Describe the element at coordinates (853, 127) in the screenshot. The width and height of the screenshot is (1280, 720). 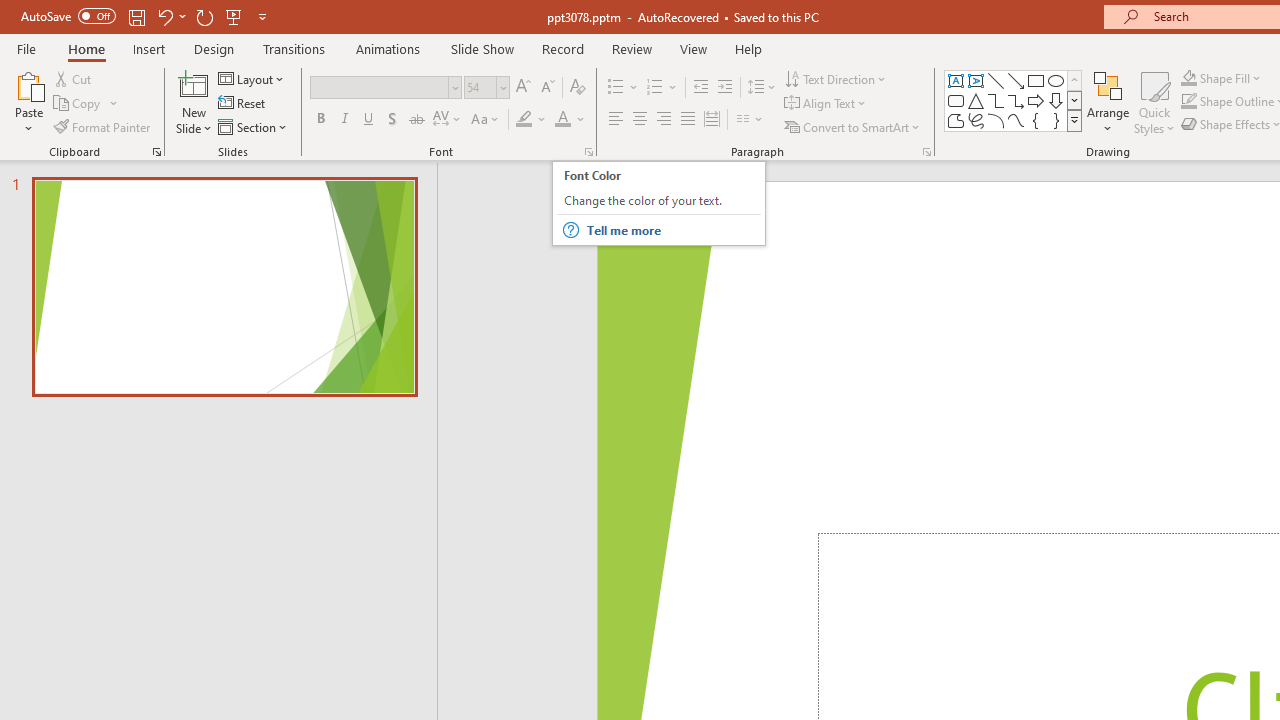
I see `'Convert to SmartArt'` at that location.